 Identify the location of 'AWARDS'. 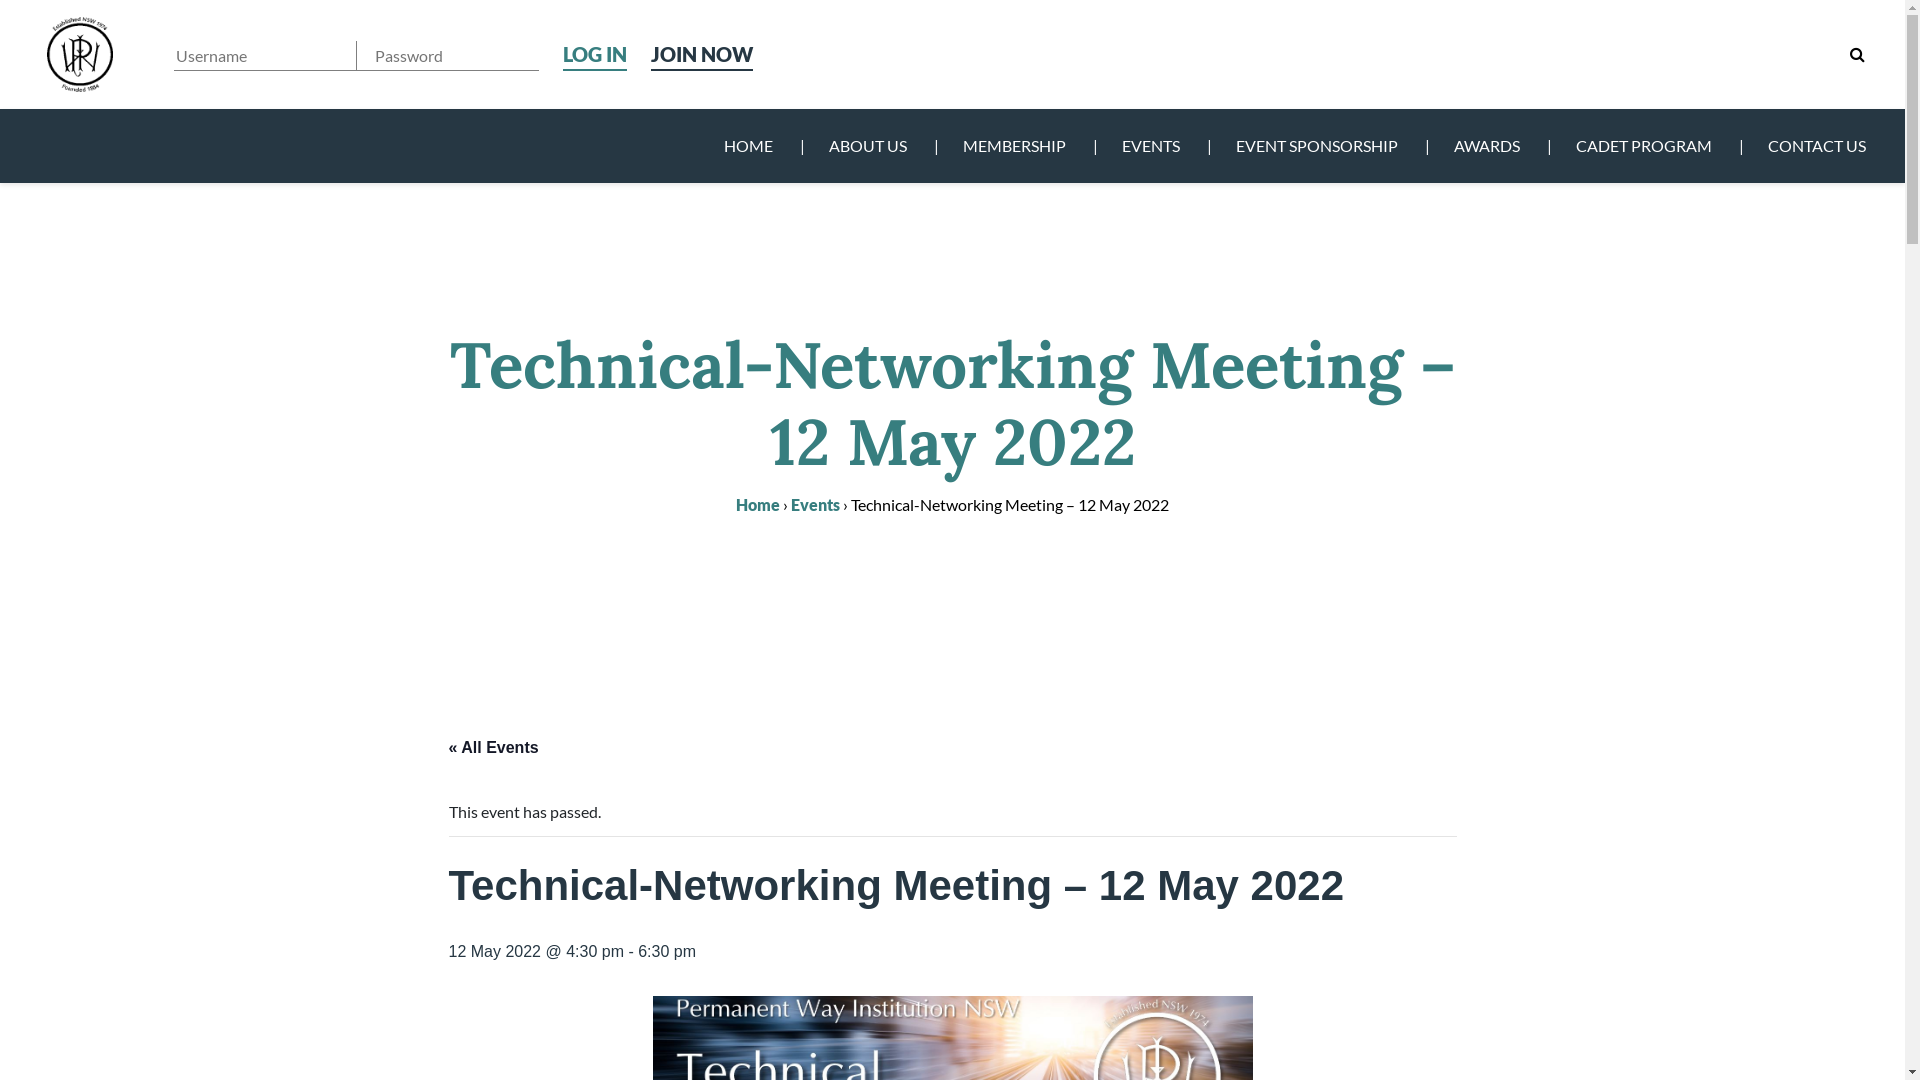
(1424, 145).